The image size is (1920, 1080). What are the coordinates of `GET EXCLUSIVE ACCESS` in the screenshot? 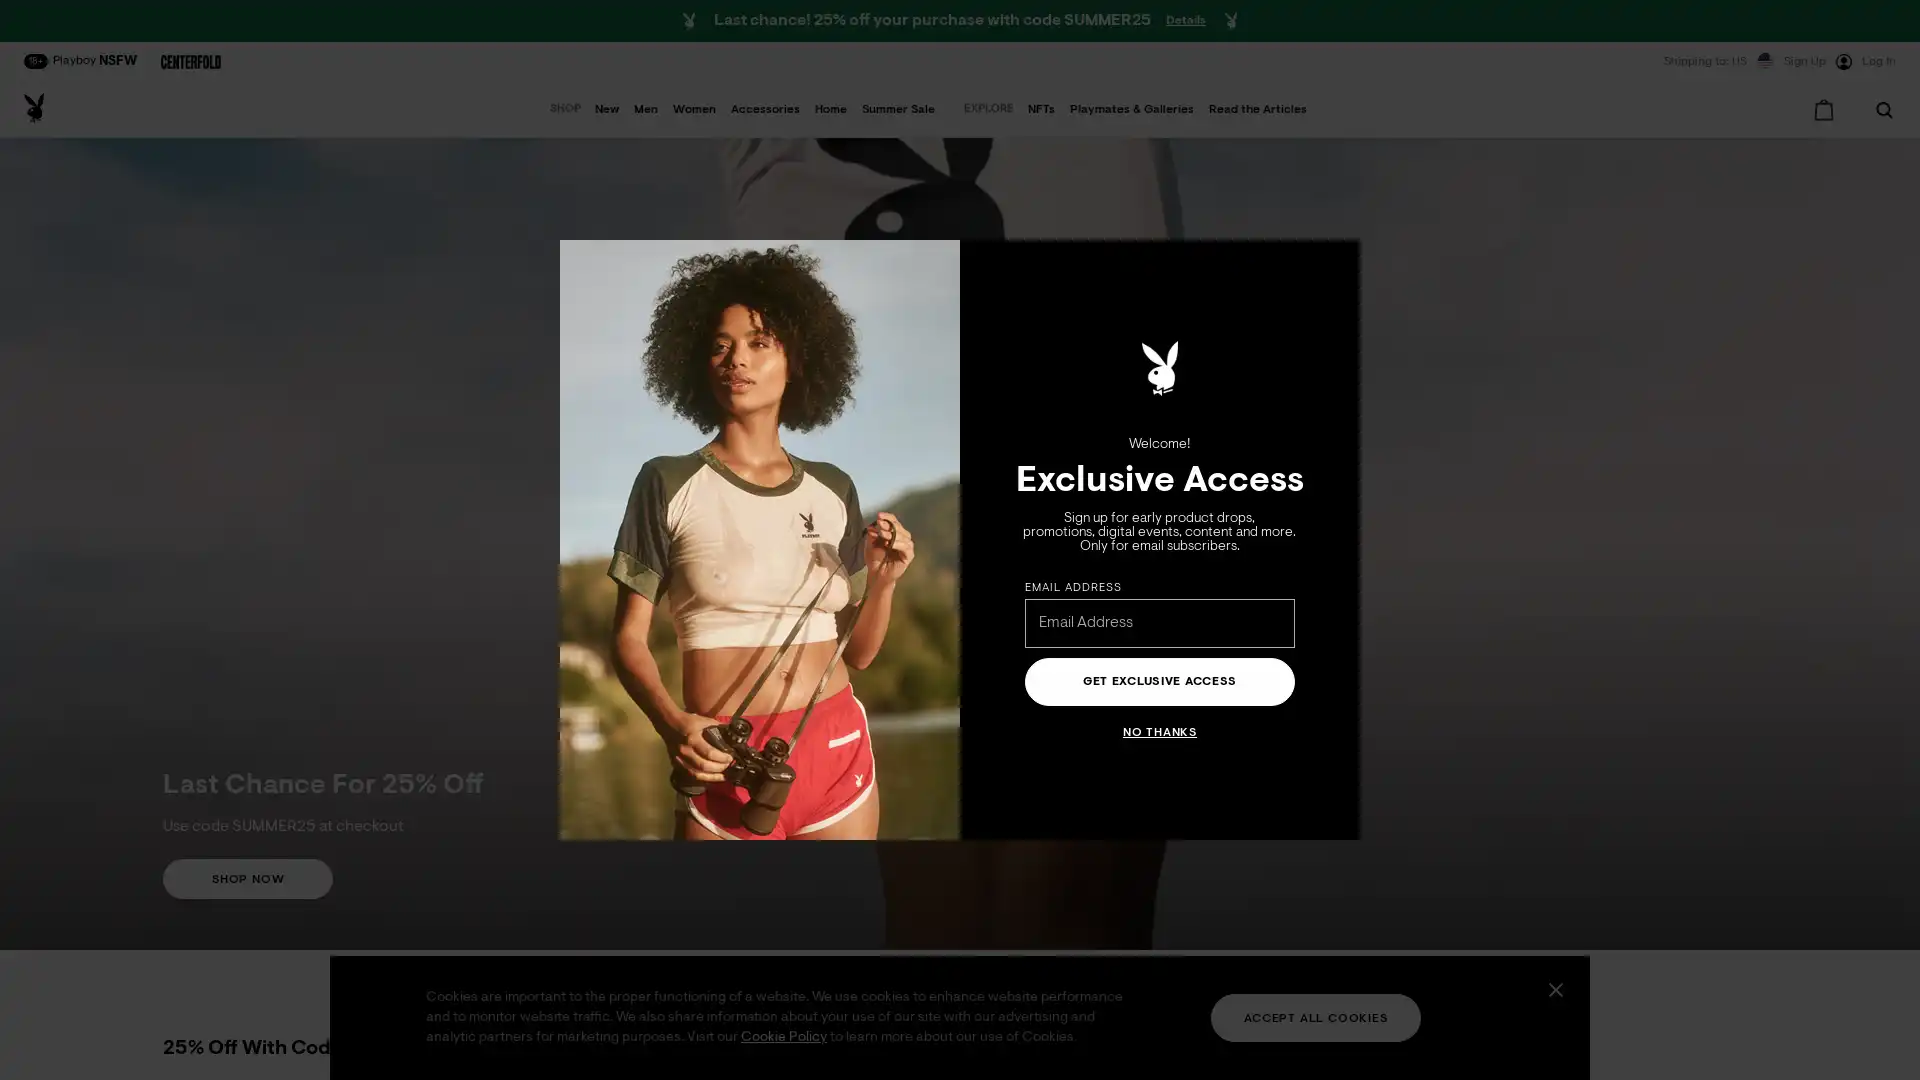 It's located at (1160, 680).